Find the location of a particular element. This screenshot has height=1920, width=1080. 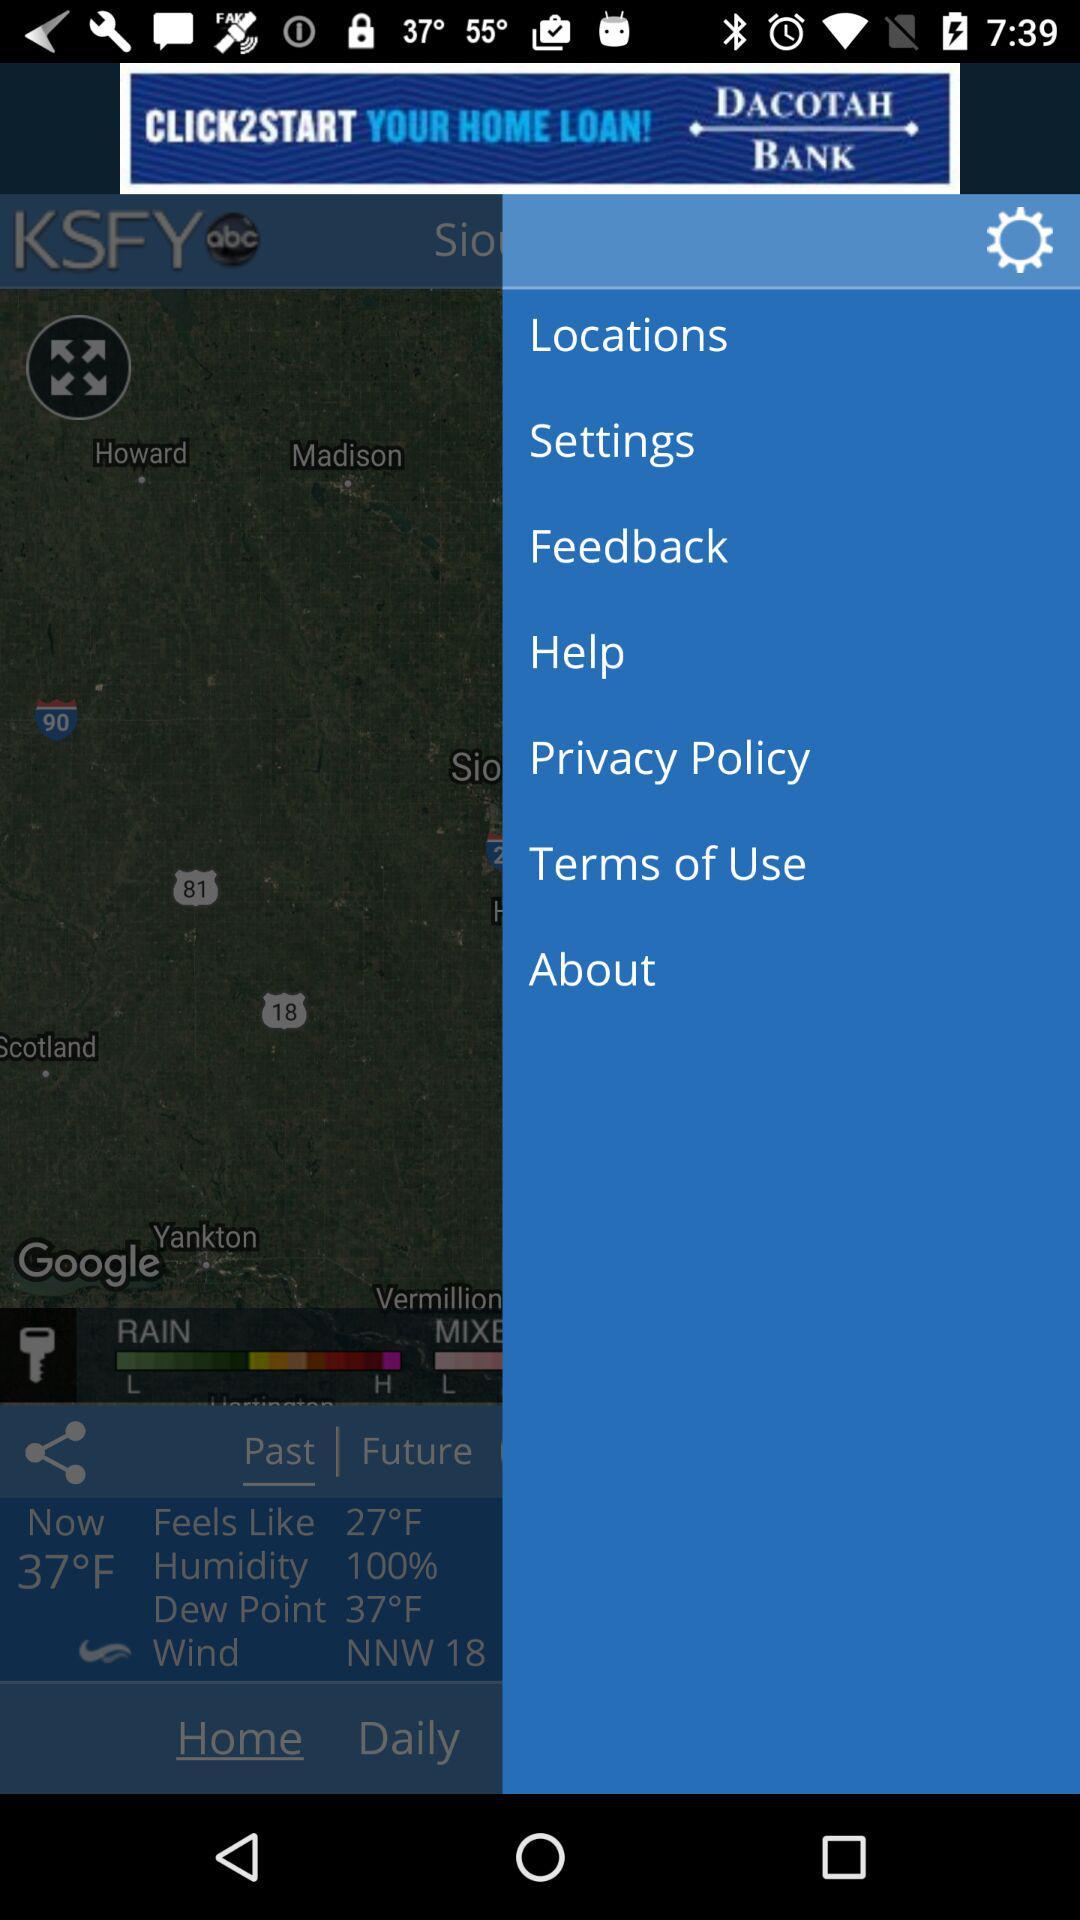

the share icon is located at coordinates (58, 1451).